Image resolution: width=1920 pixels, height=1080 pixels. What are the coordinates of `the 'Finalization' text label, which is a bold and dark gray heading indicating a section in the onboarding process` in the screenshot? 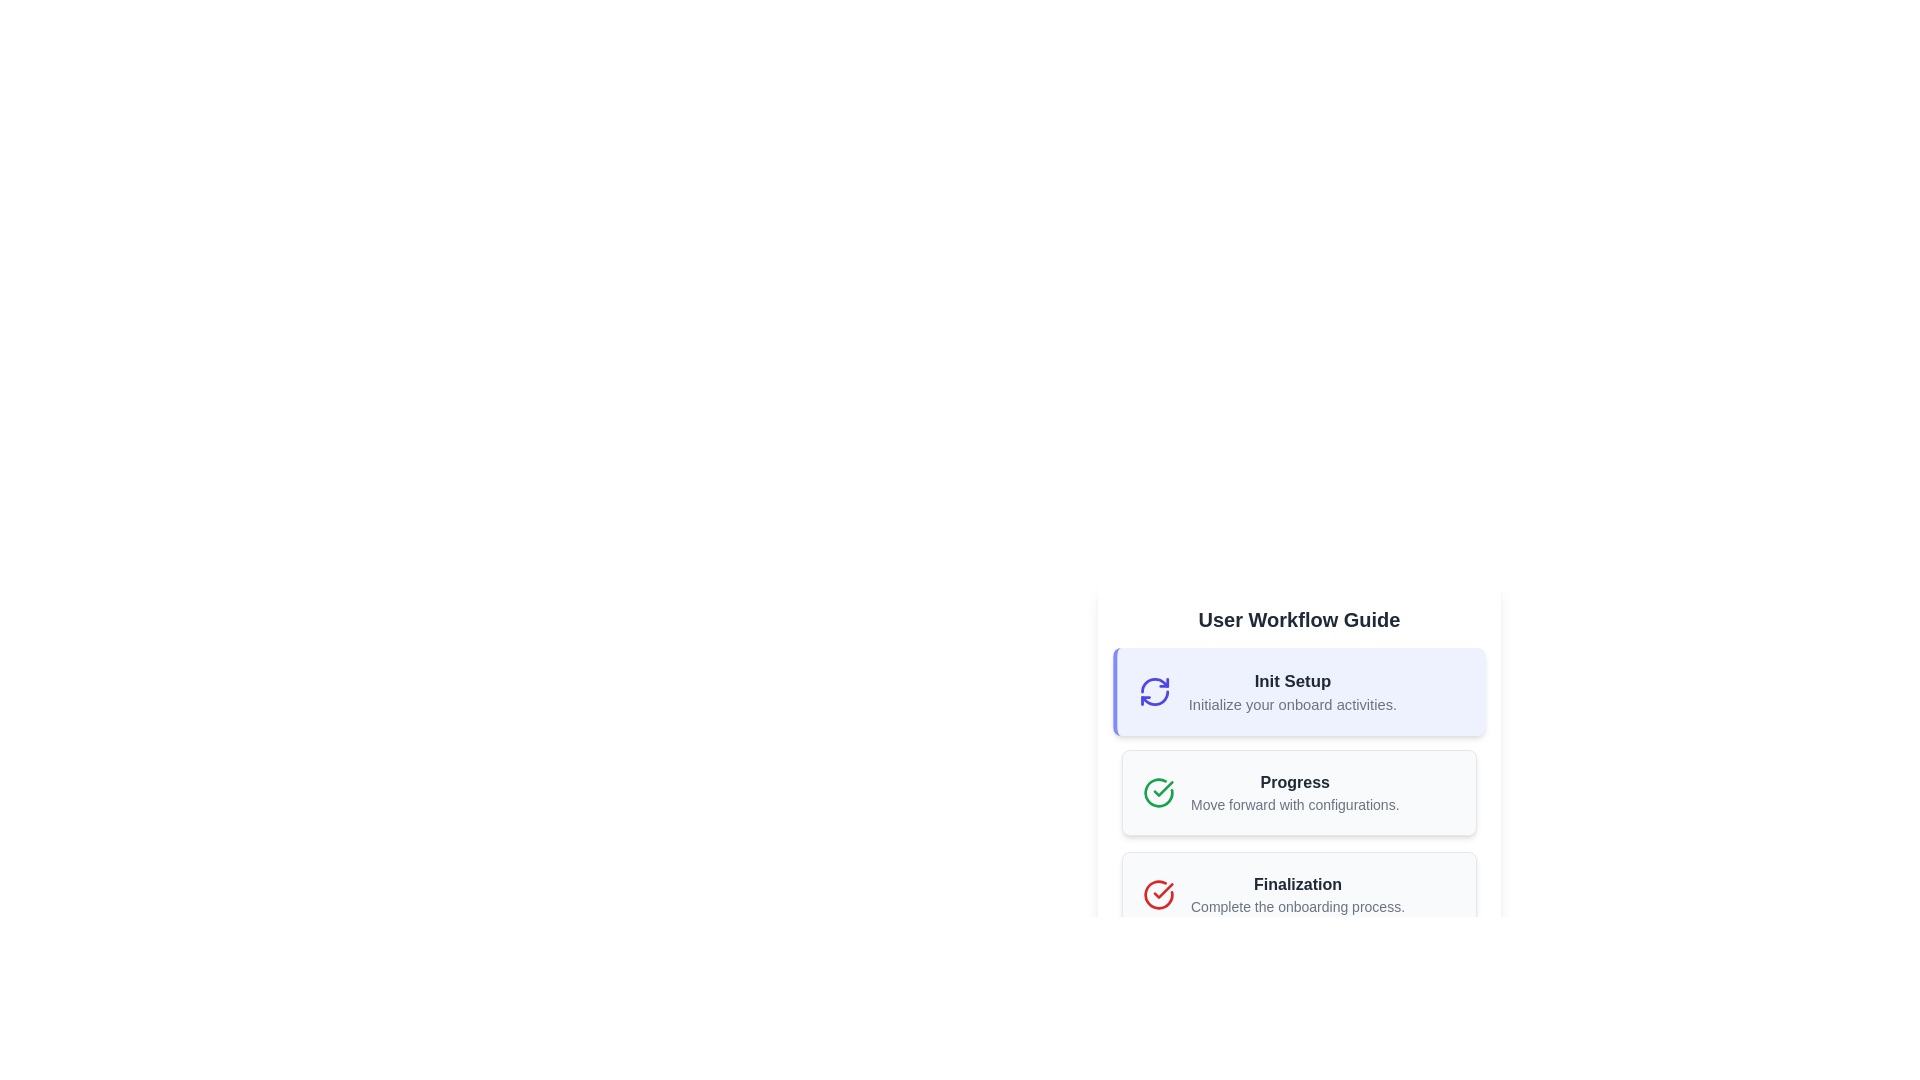 It's located at (1298, 883).